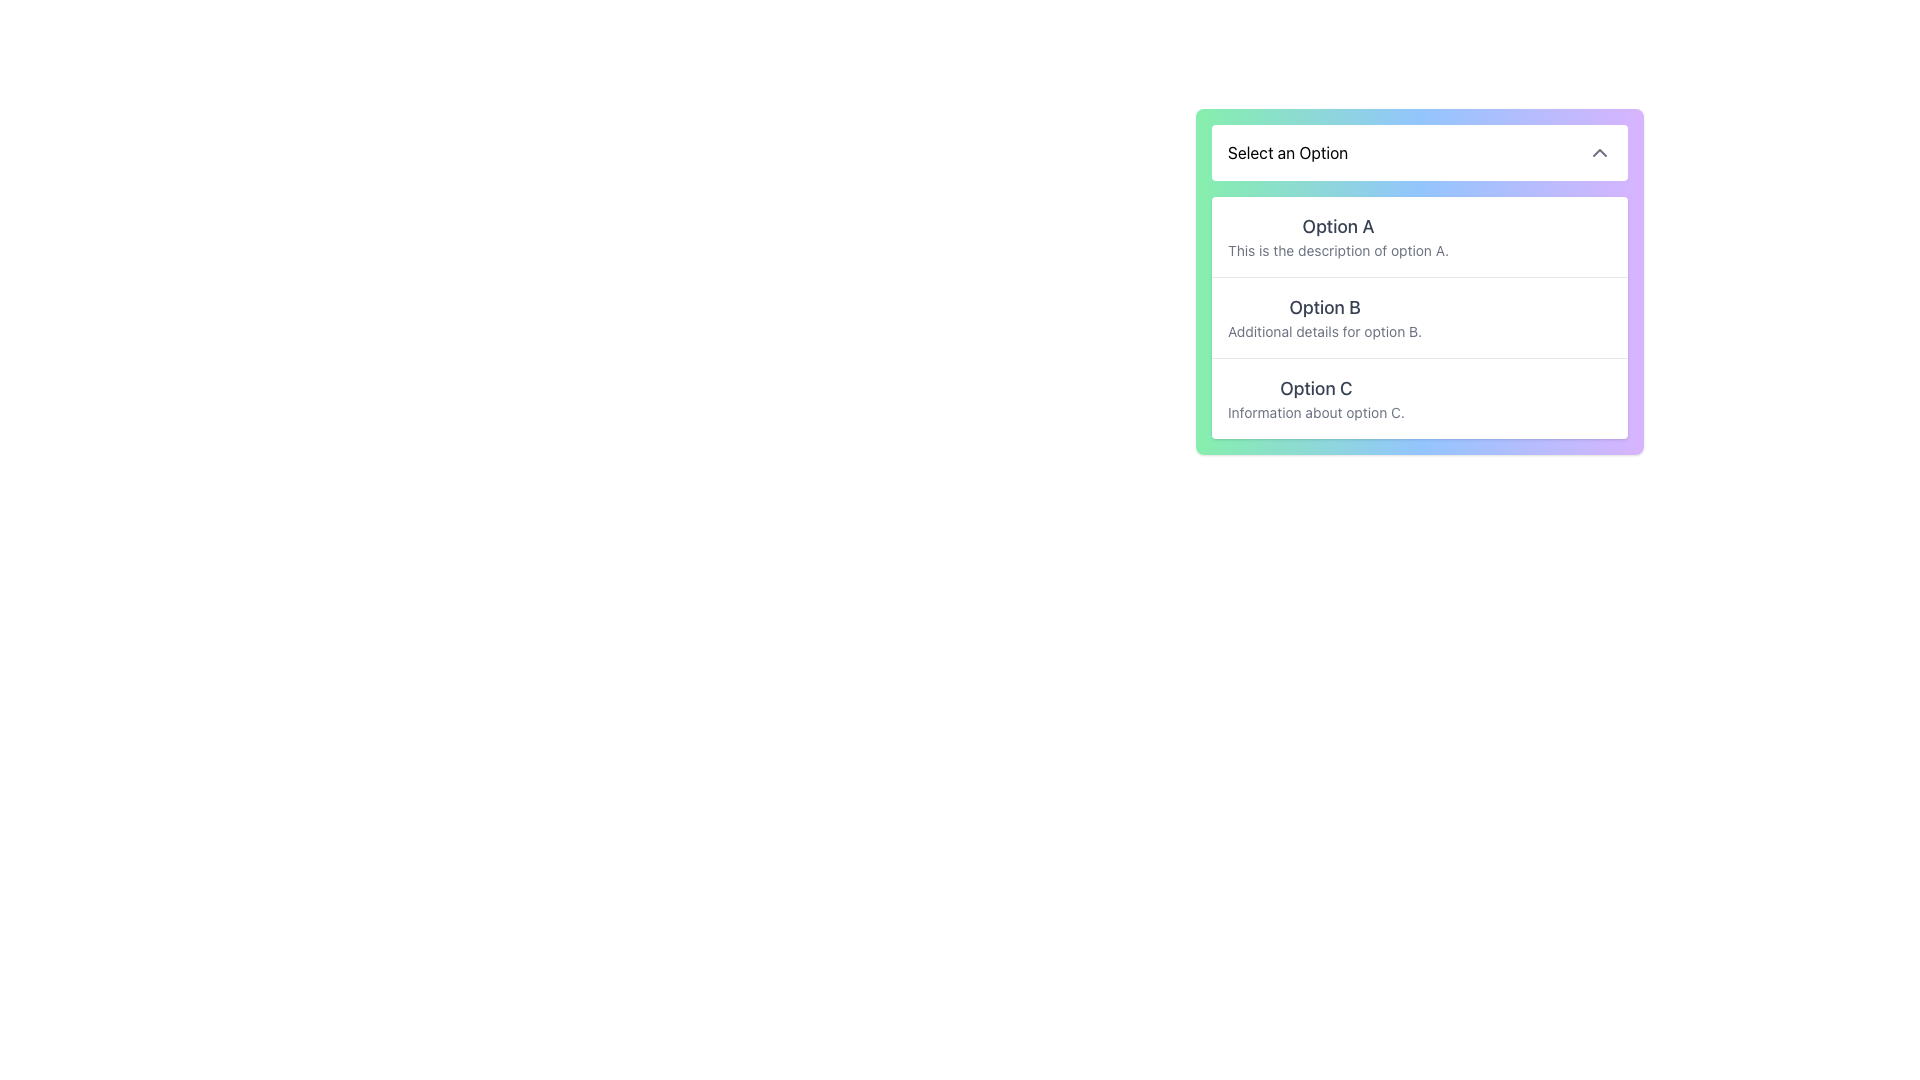 The width and height of the screenshot is (1920, 1080). What do you see at coordinates (1598, 152) in the screenshot?
I see `the chevron button located at the far right of the 'Select an Option' header` at bounding box center [1598, 152].